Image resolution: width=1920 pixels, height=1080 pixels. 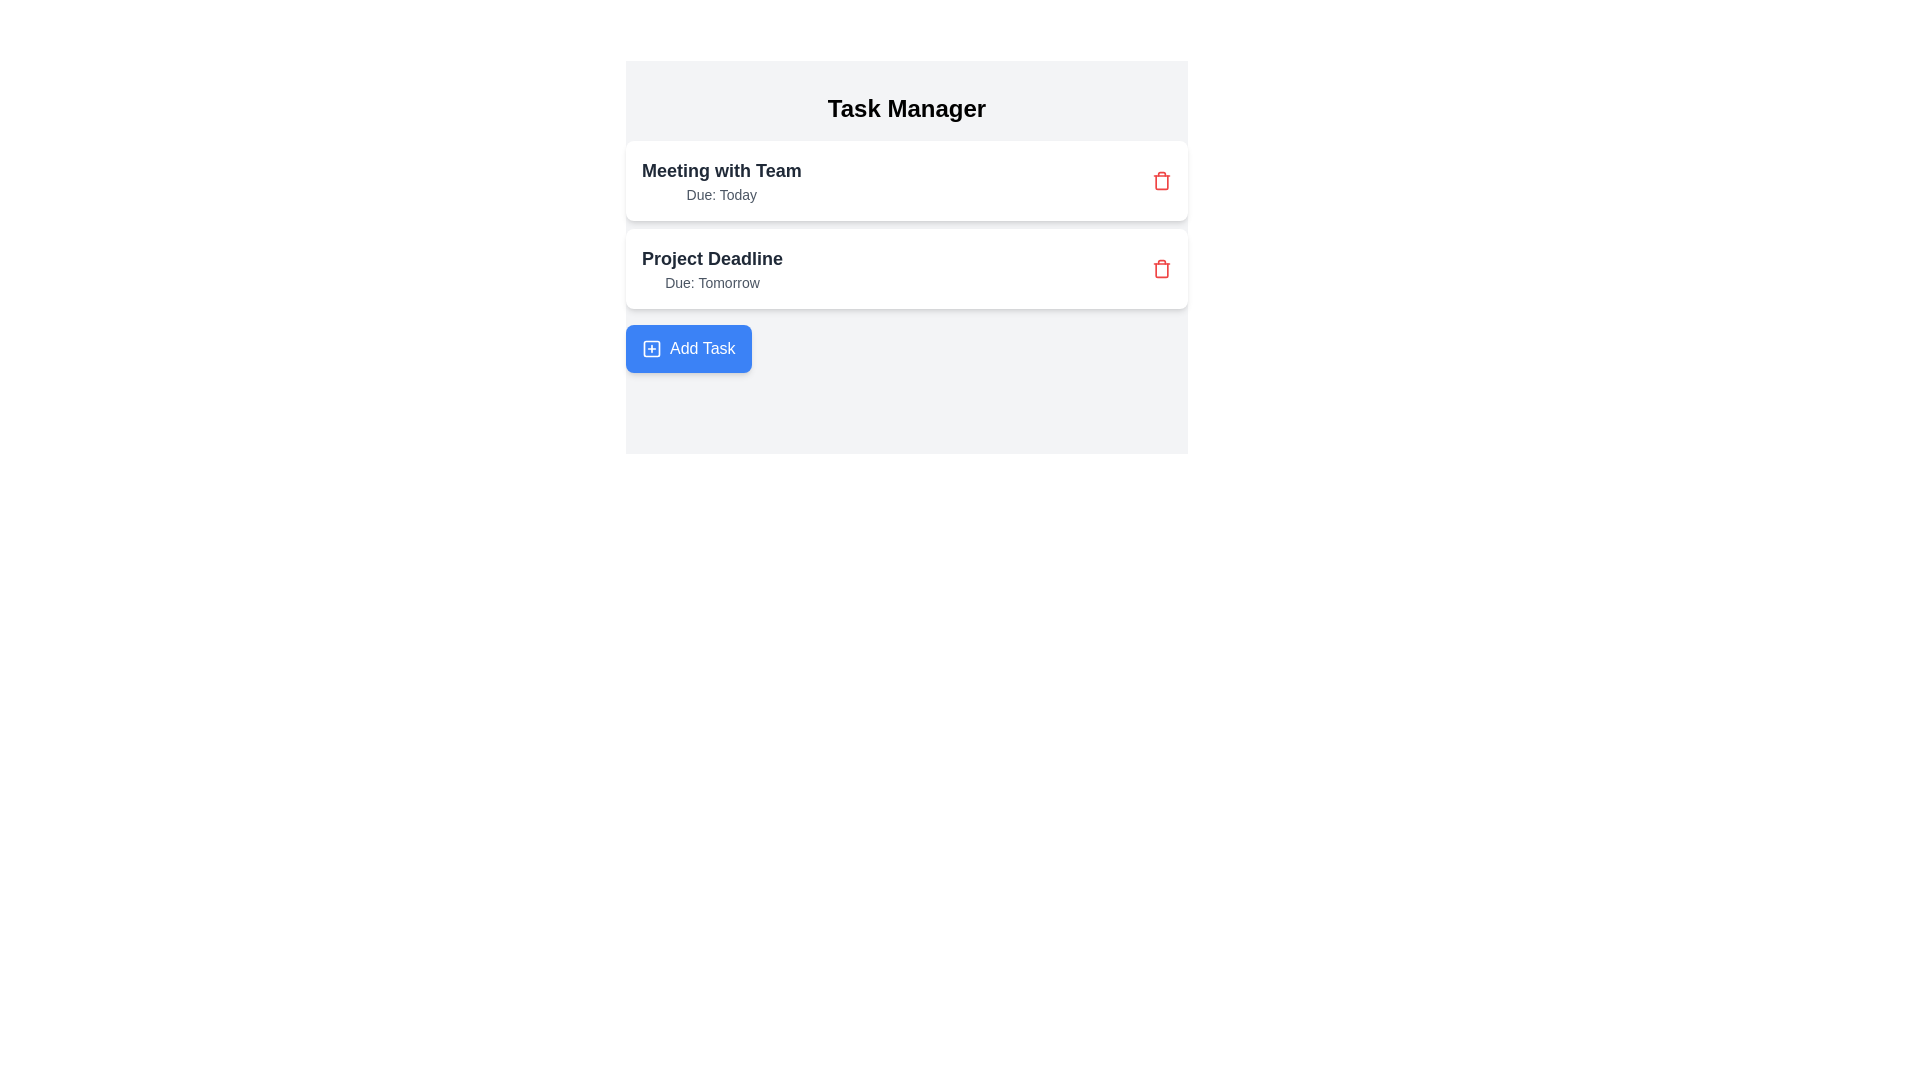 I want to click on the Informational Text Display that shows 'Project Deadline' and 'Due: Tomorrow', located centrally within the second task block beneath 'Meeting with Team', so click(x=712, y=268).